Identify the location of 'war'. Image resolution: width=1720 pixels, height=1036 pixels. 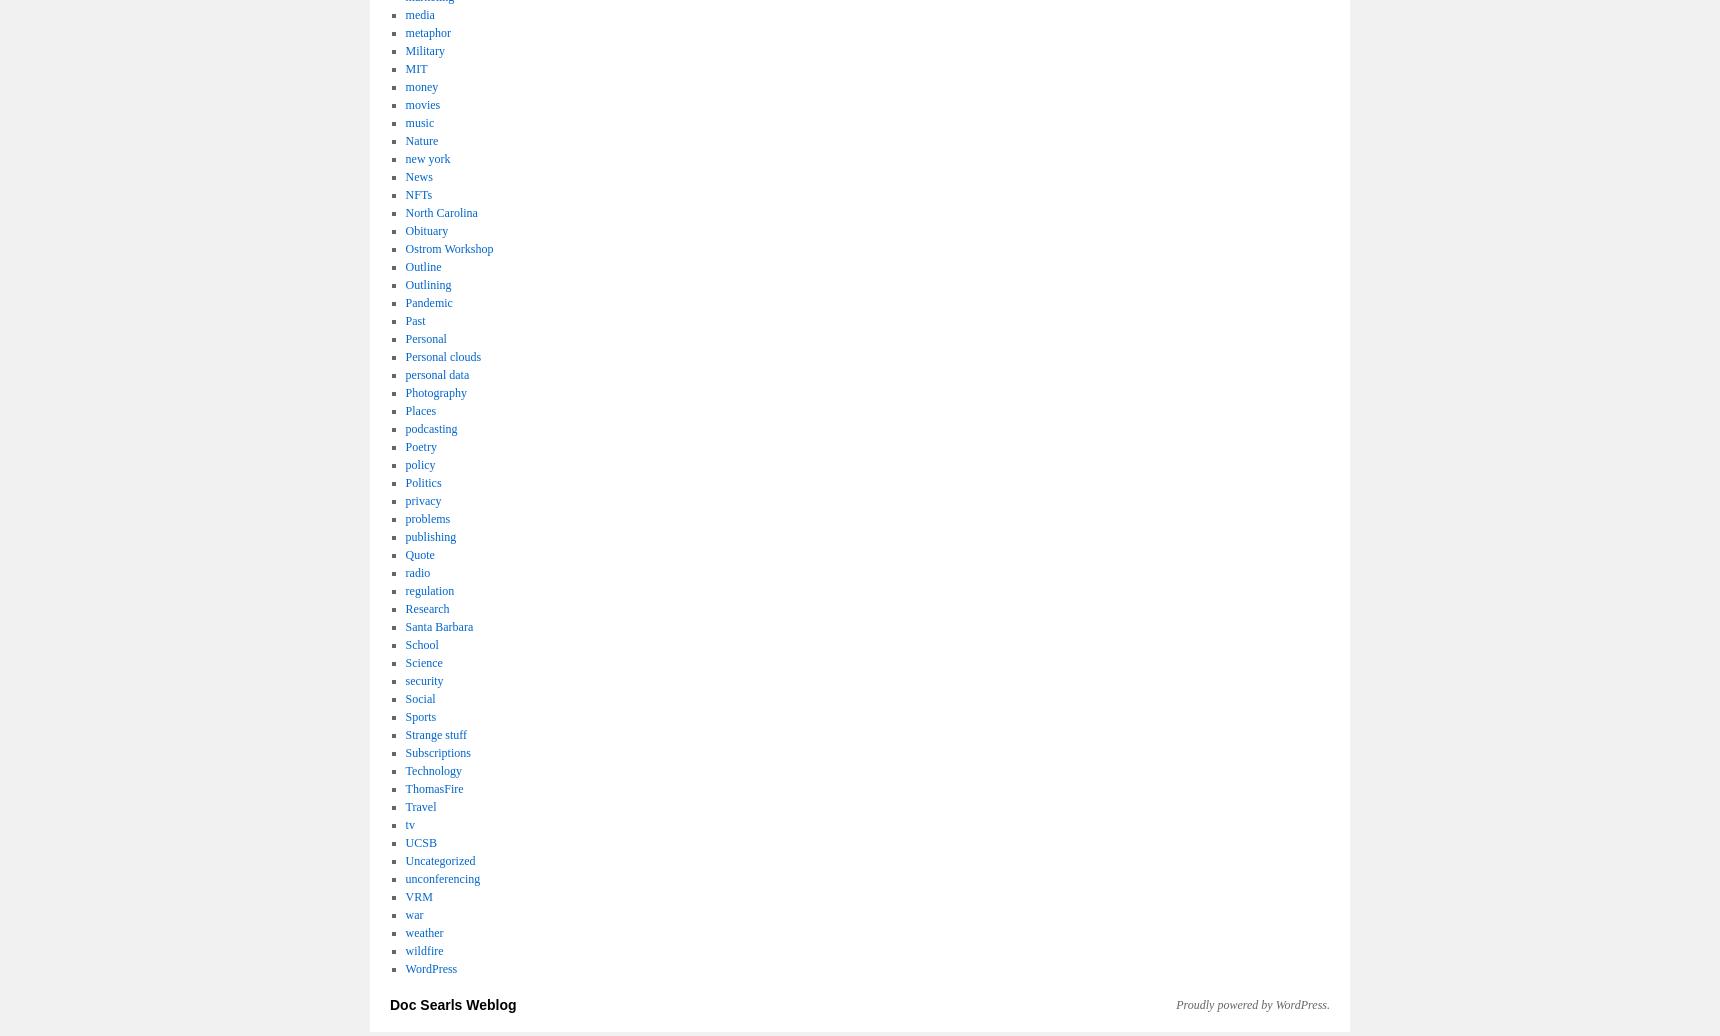
(405, 913).